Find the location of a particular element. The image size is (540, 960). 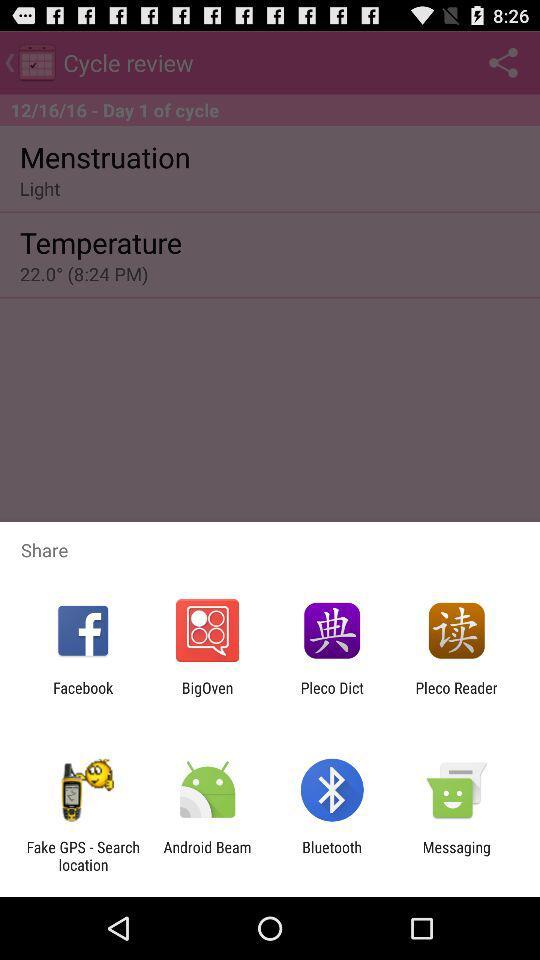

fake gps search app is located at coordinates (82, 855).